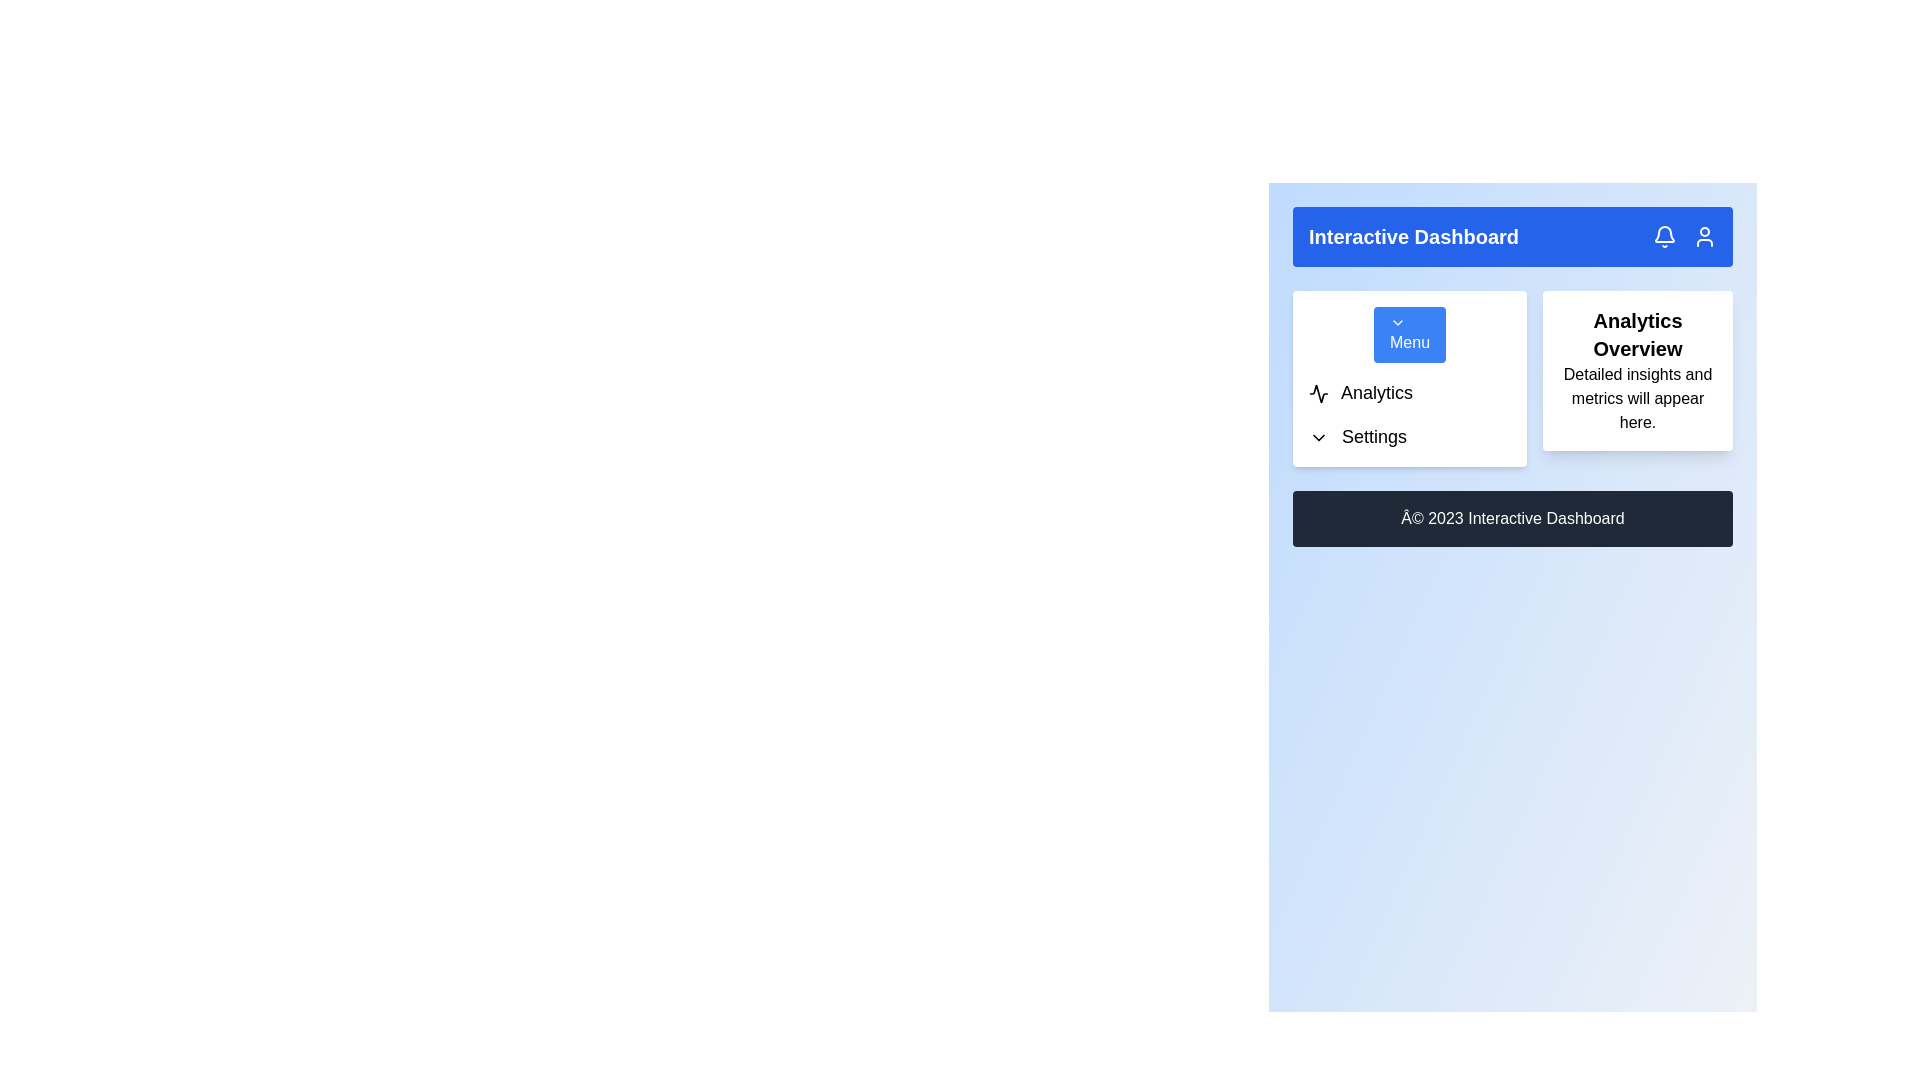  Describe the element at coordinates (1409, 393) in the screenshot. I see `the navigation link for 'Analytics', which is positioned above 'Settings' and below the 'Menu' dropdown, to potentially reveal a tooltip or visual feedback` at that location.